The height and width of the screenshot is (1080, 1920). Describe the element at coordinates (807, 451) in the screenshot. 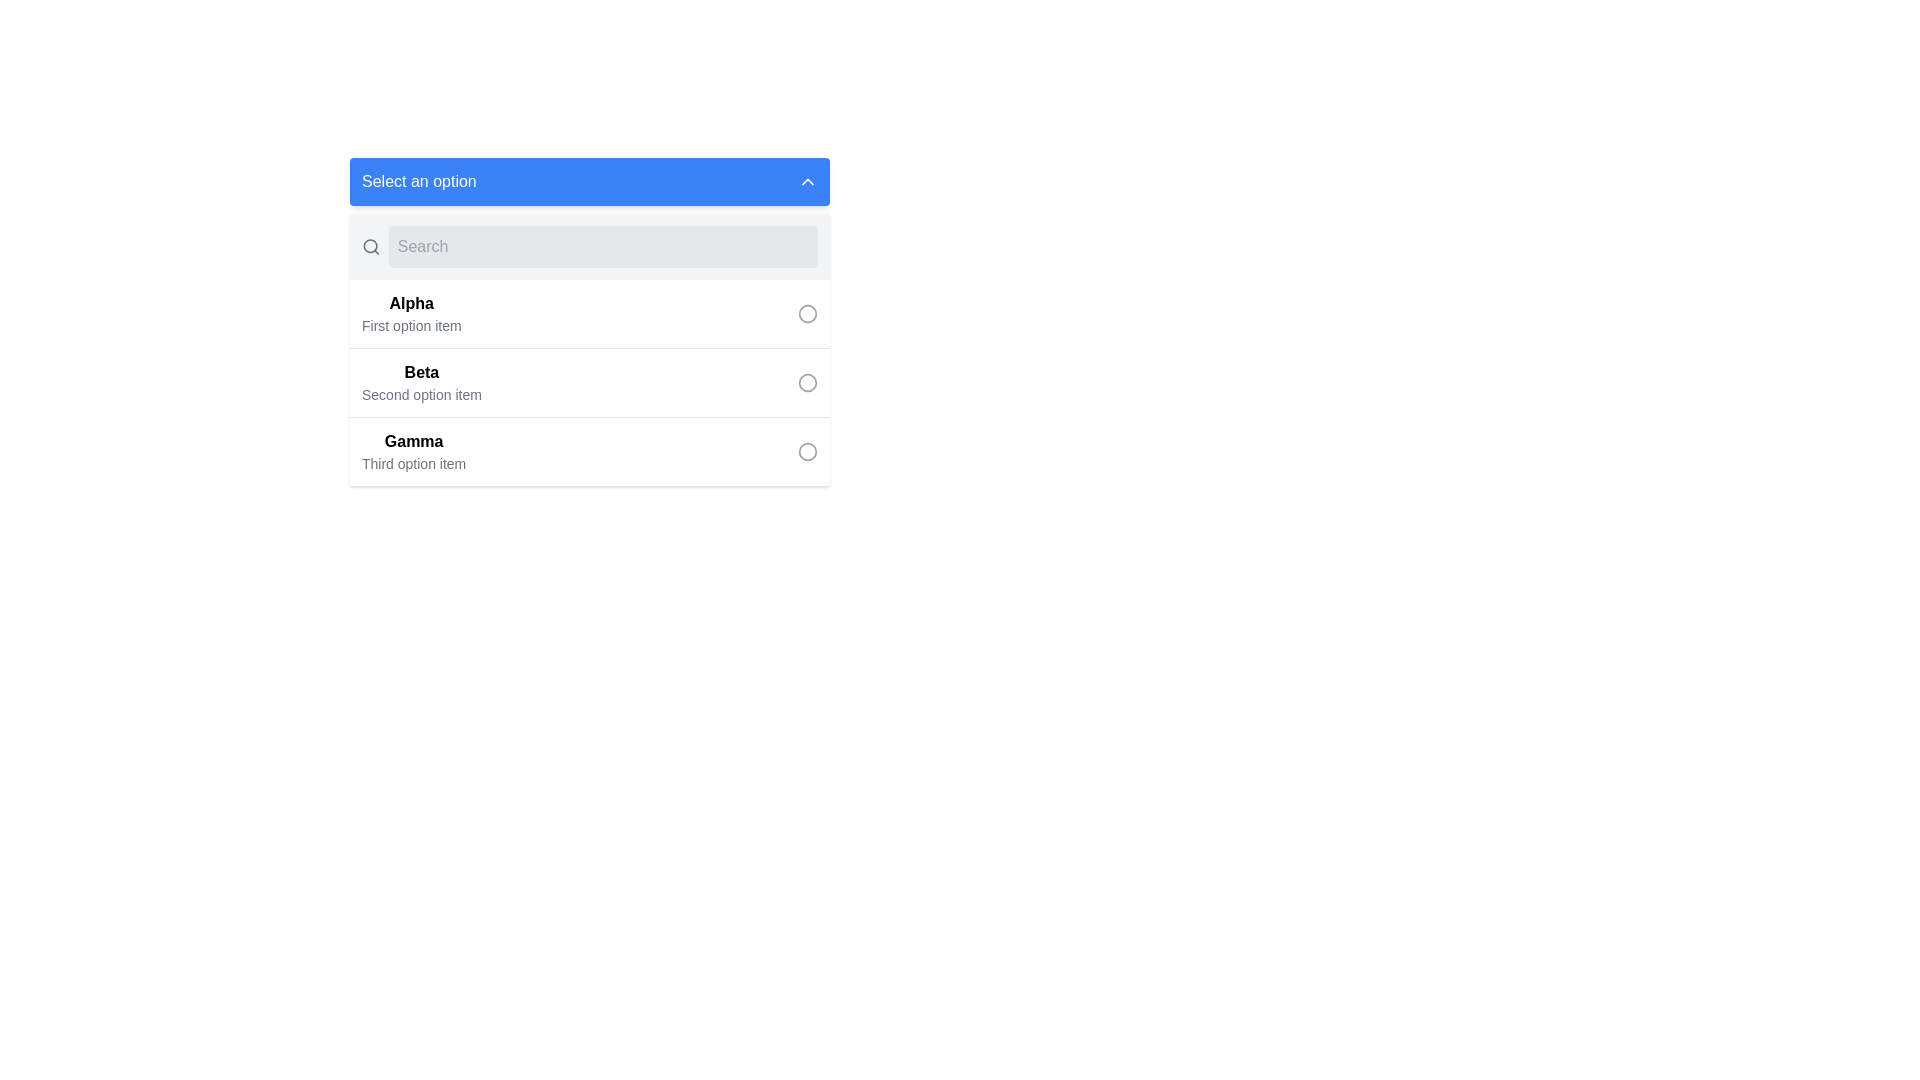

I see `the round, hollow gray circle icon located at the far-right side of the 'Gamma' option in the dropdown menu` at that location.